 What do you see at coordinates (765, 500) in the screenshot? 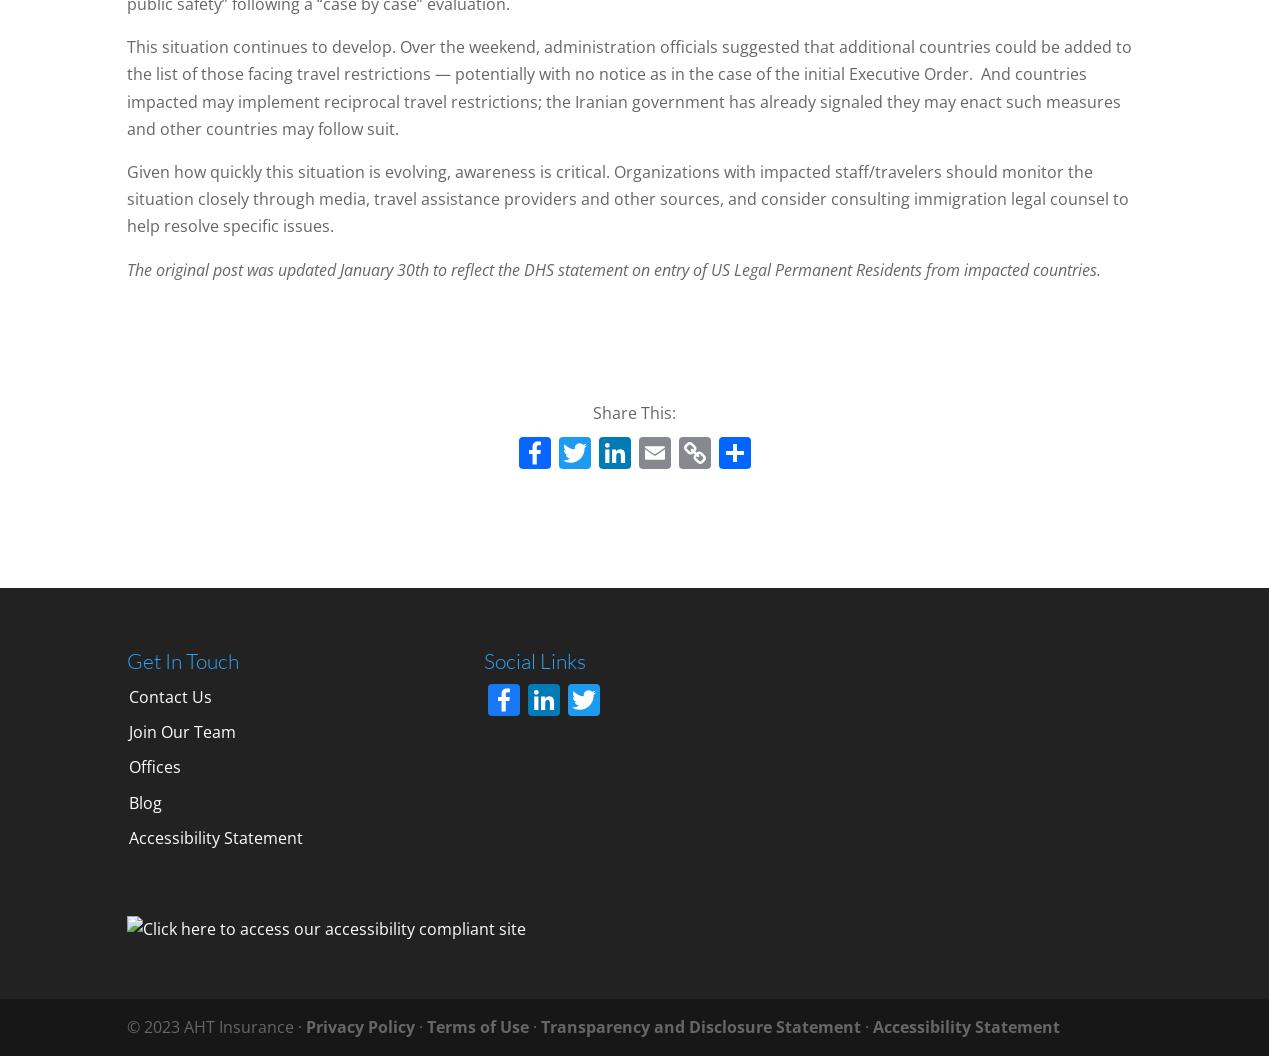
I see `'Share'` at bounding box center [765, 500].